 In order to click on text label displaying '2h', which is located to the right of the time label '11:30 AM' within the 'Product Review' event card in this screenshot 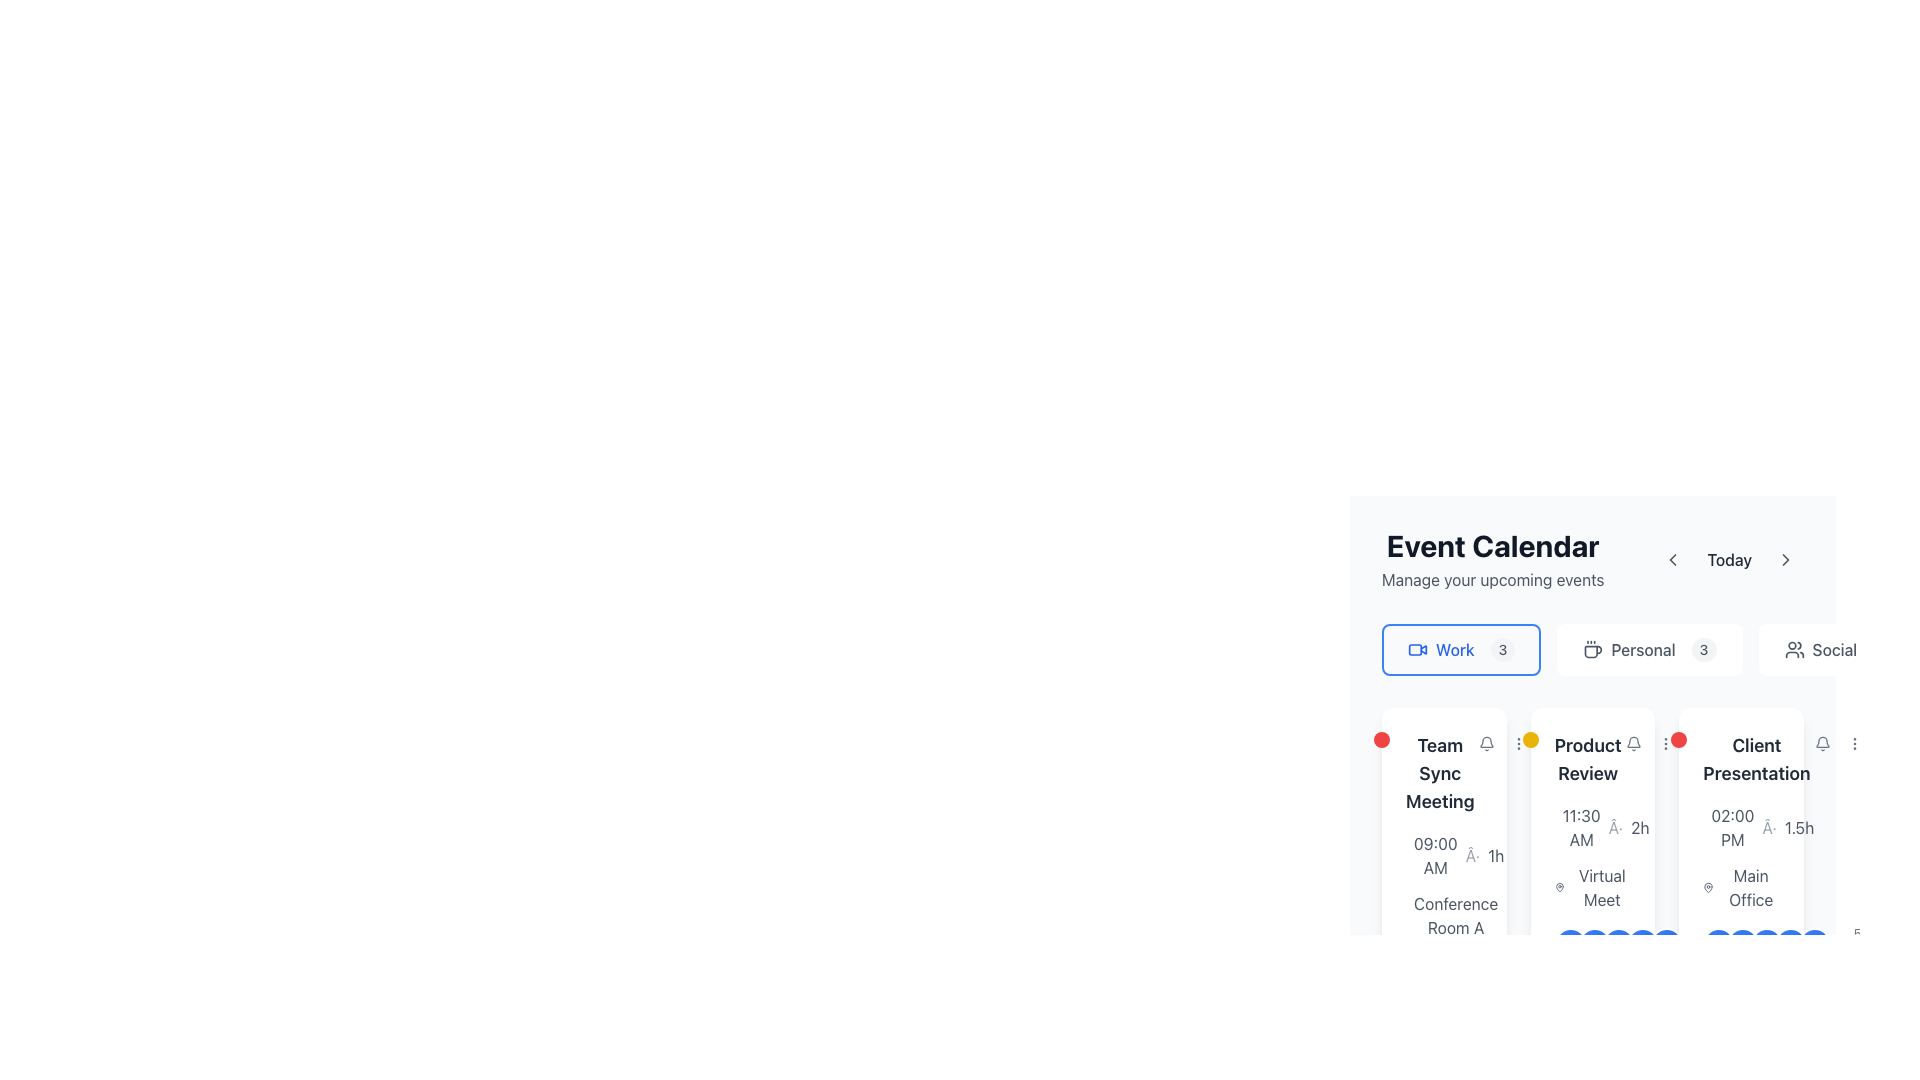, I will do `click(1640, 828)`.